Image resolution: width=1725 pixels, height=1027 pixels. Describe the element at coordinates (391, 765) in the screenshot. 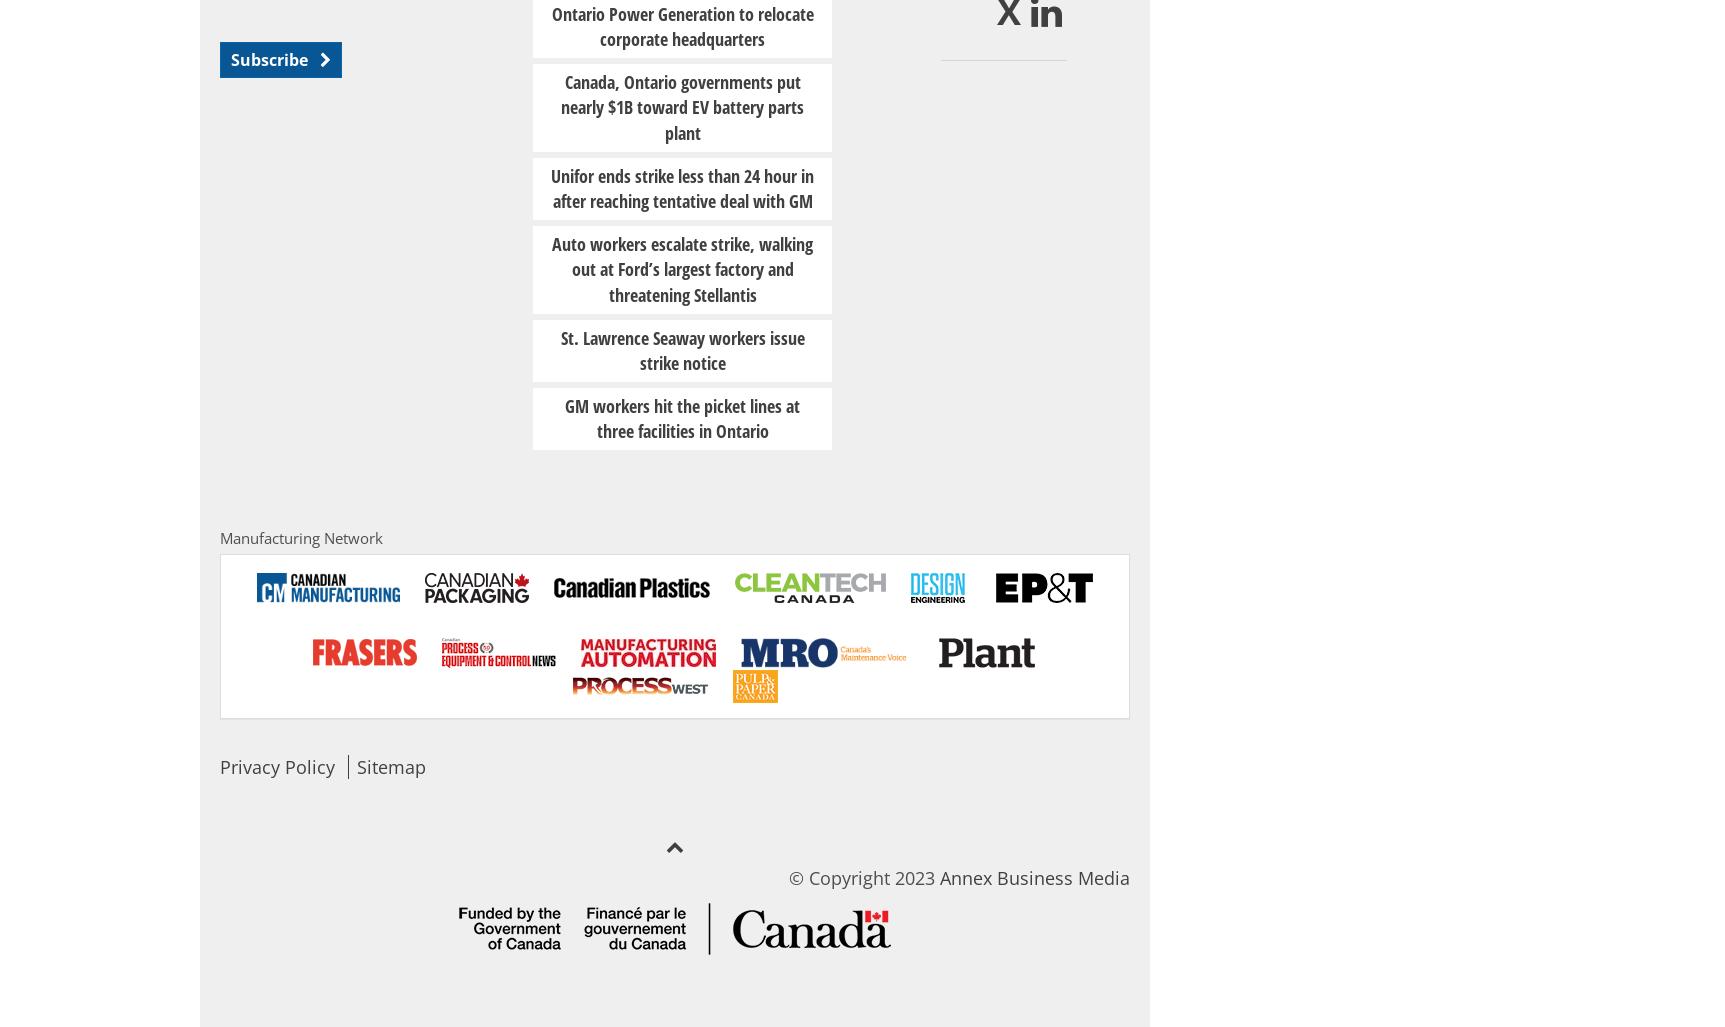

I see `'Sitemap'` at that location.